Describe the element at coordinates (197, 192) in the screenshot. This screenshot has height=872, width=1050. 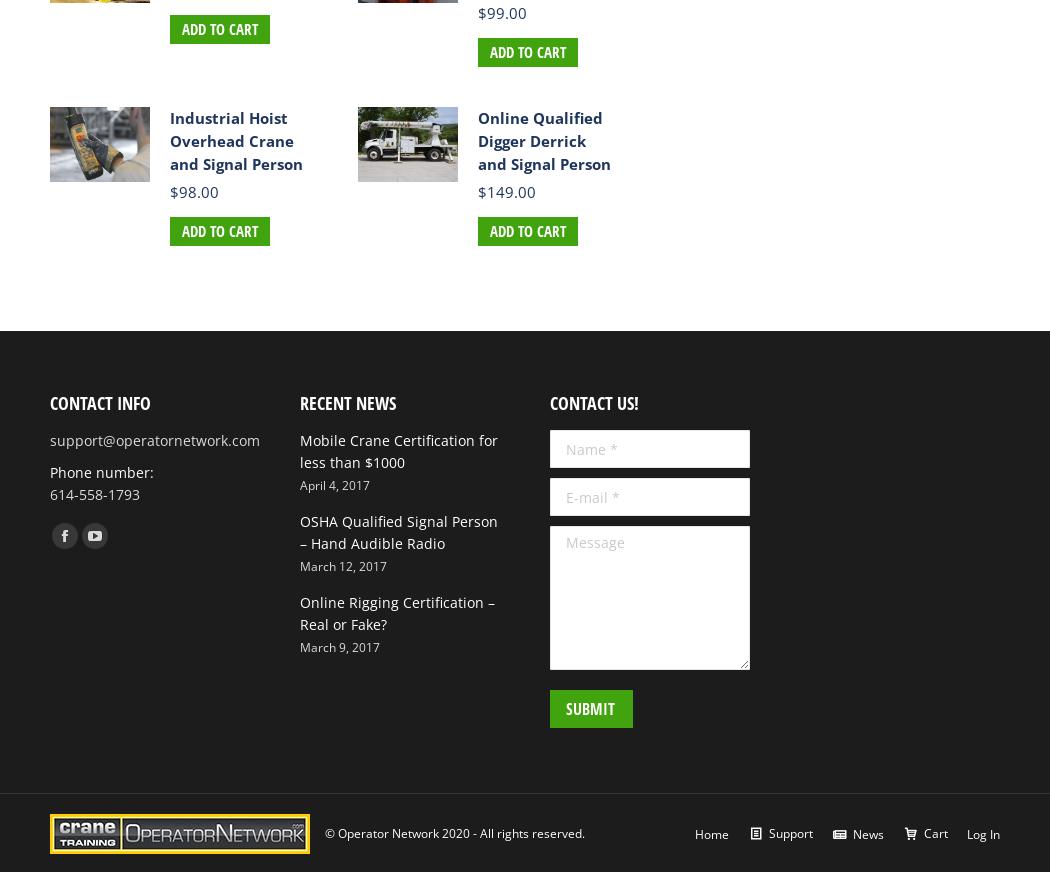
I see `'98.00'` at that location.